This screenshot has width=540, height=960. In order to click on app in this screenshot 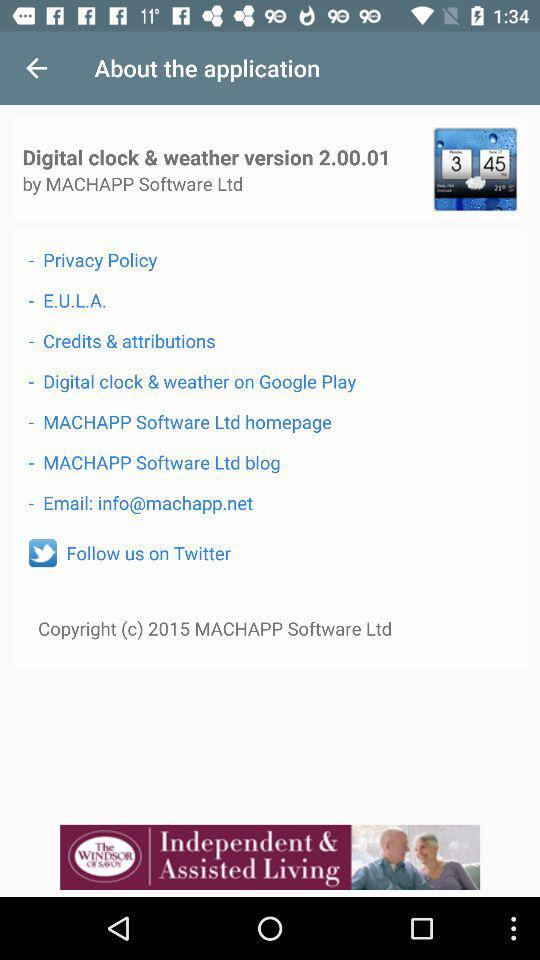, I will do `click(474, 168)`.